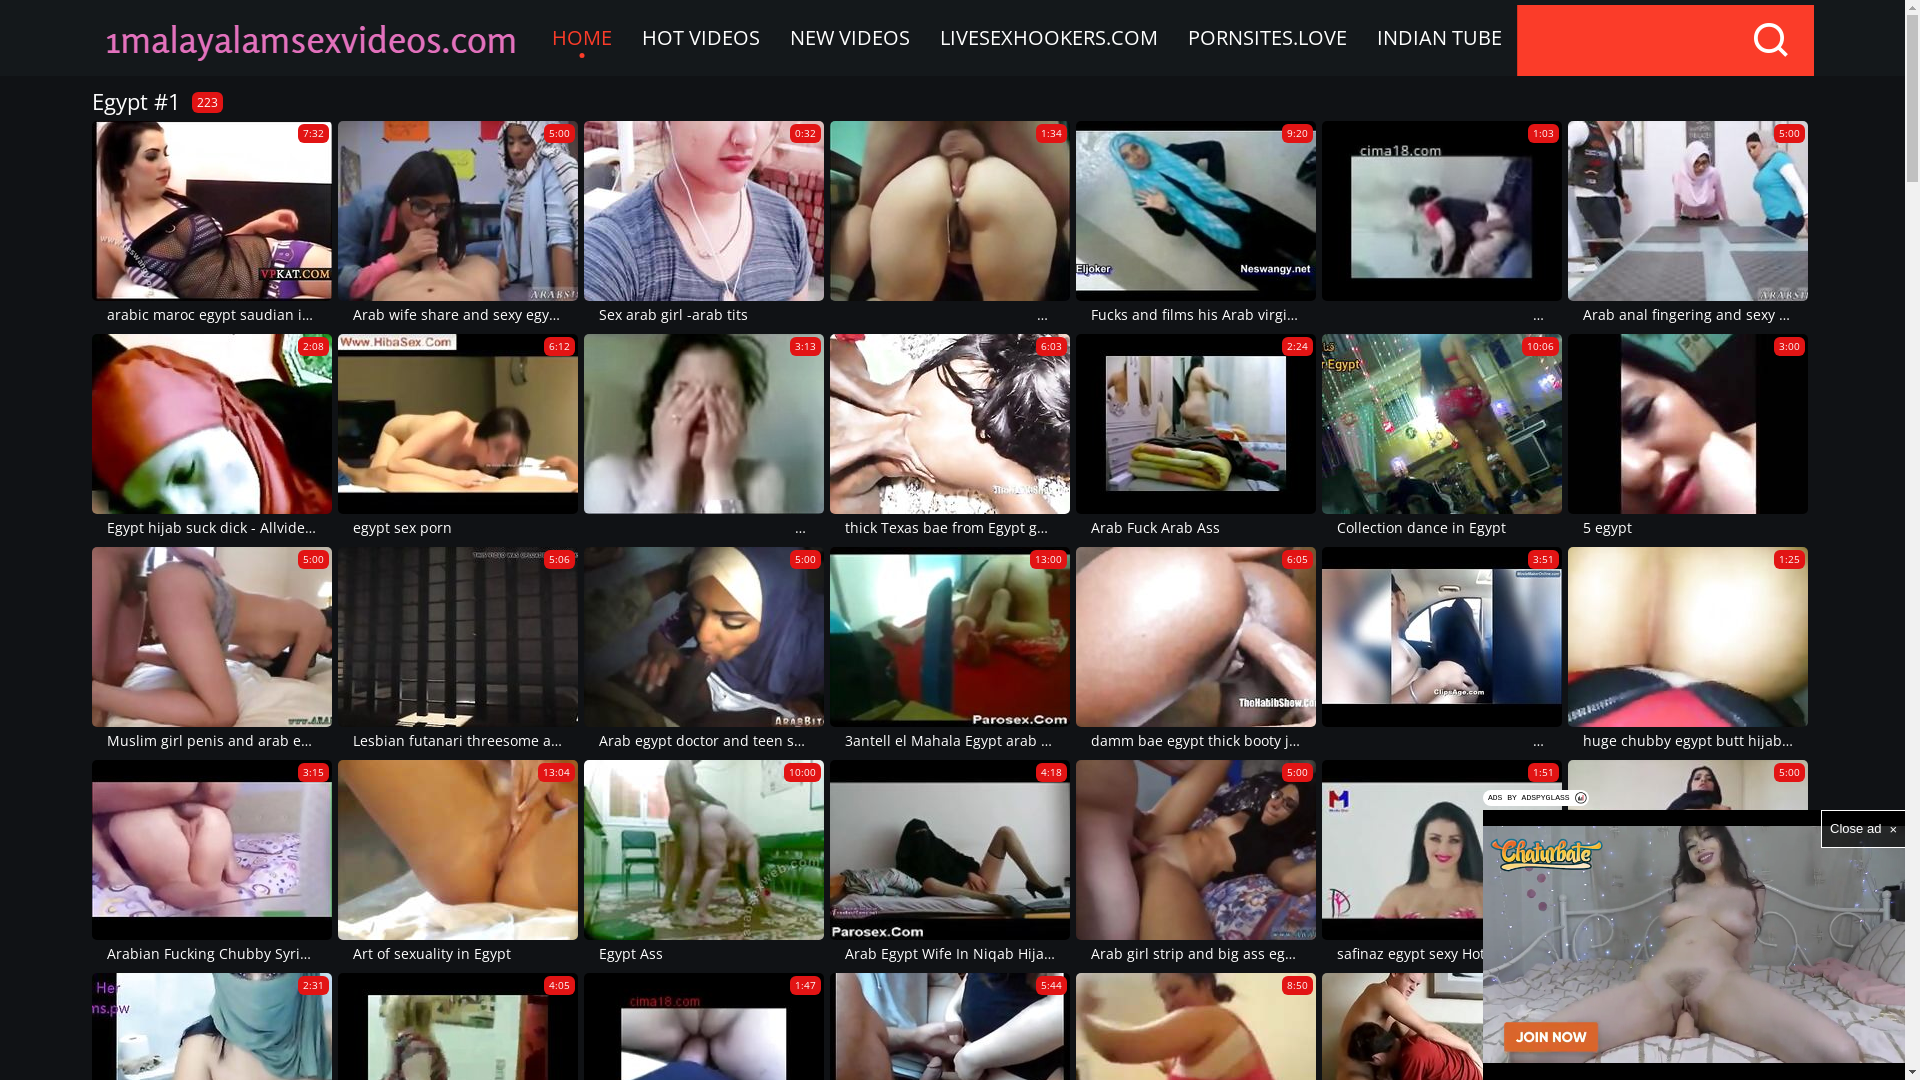  What do you see at coordinates (211, 862) in the screenshot?
I see `'3:15` at bounding box center [211, 862].